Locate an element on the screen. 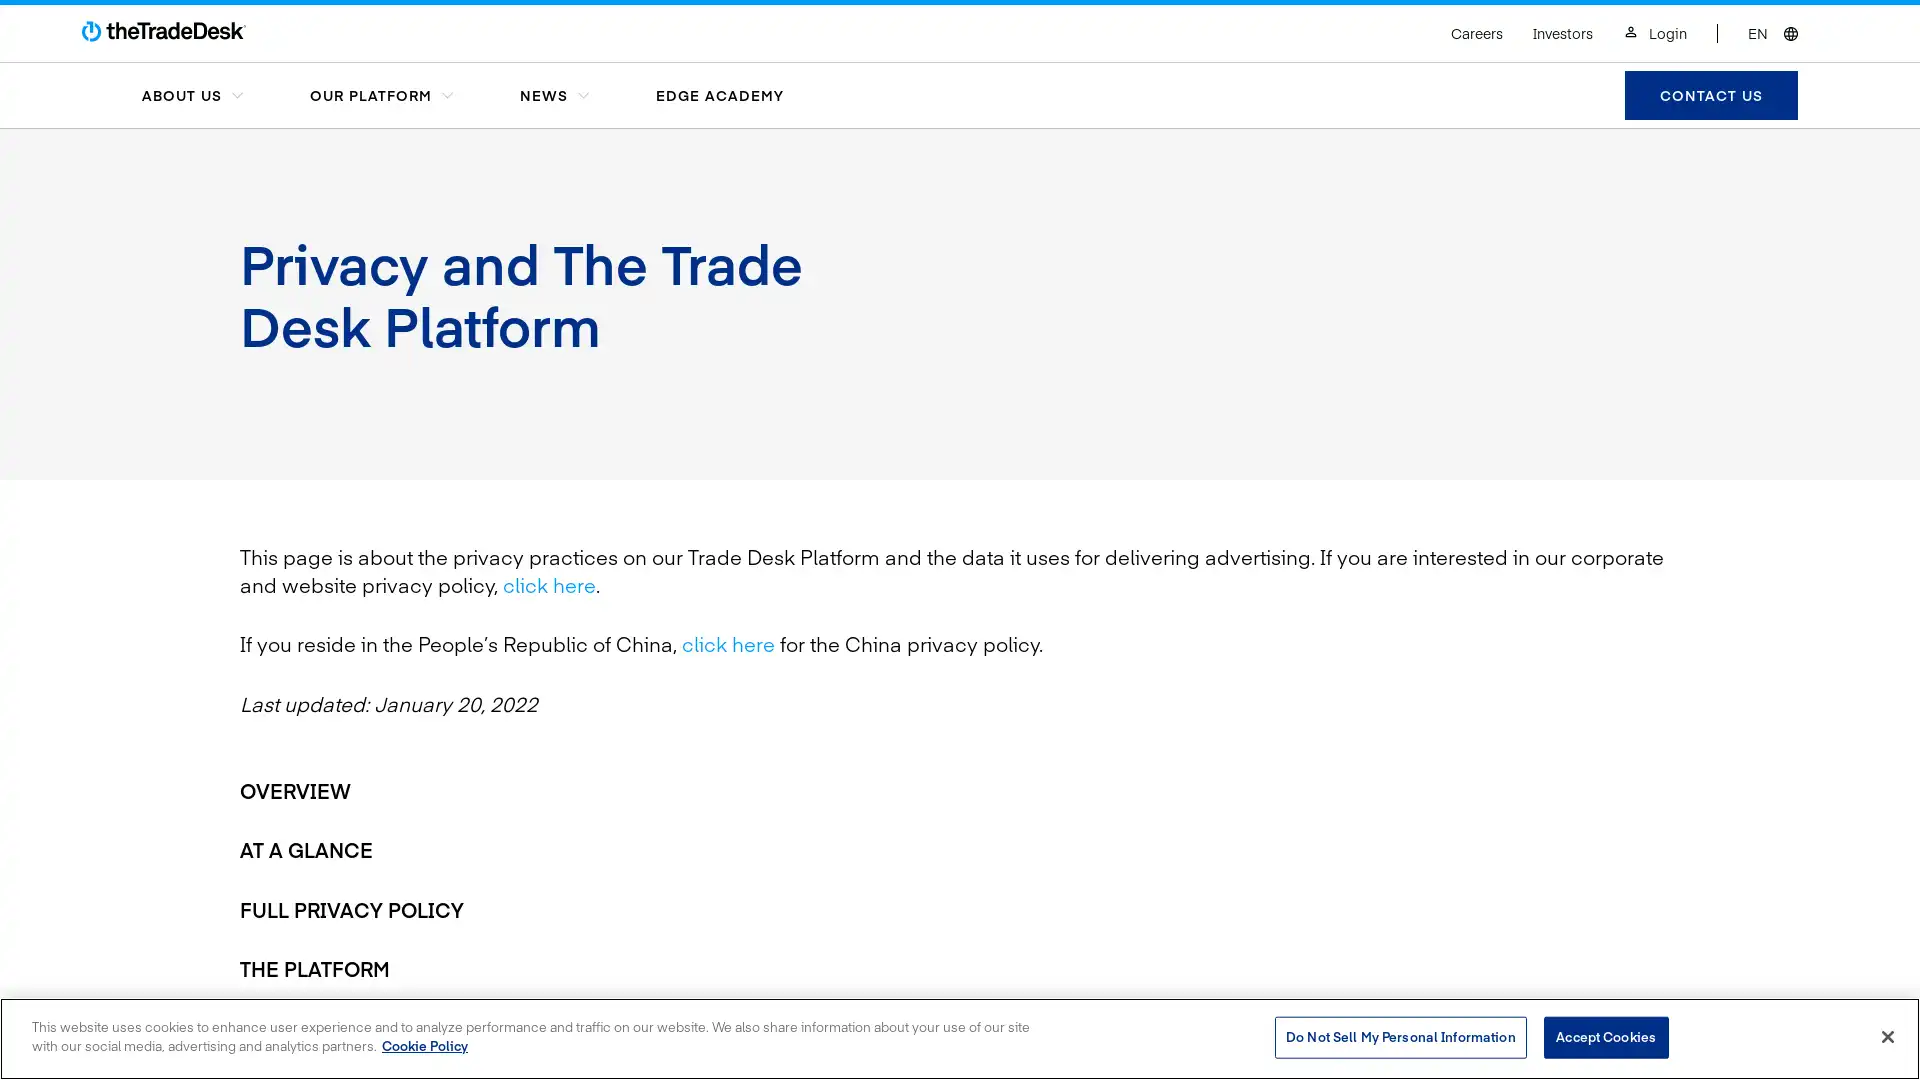 Image resolution: width=1920 pixels, height=1080 pixels. Espanol is located at coordinates (1692, 13).